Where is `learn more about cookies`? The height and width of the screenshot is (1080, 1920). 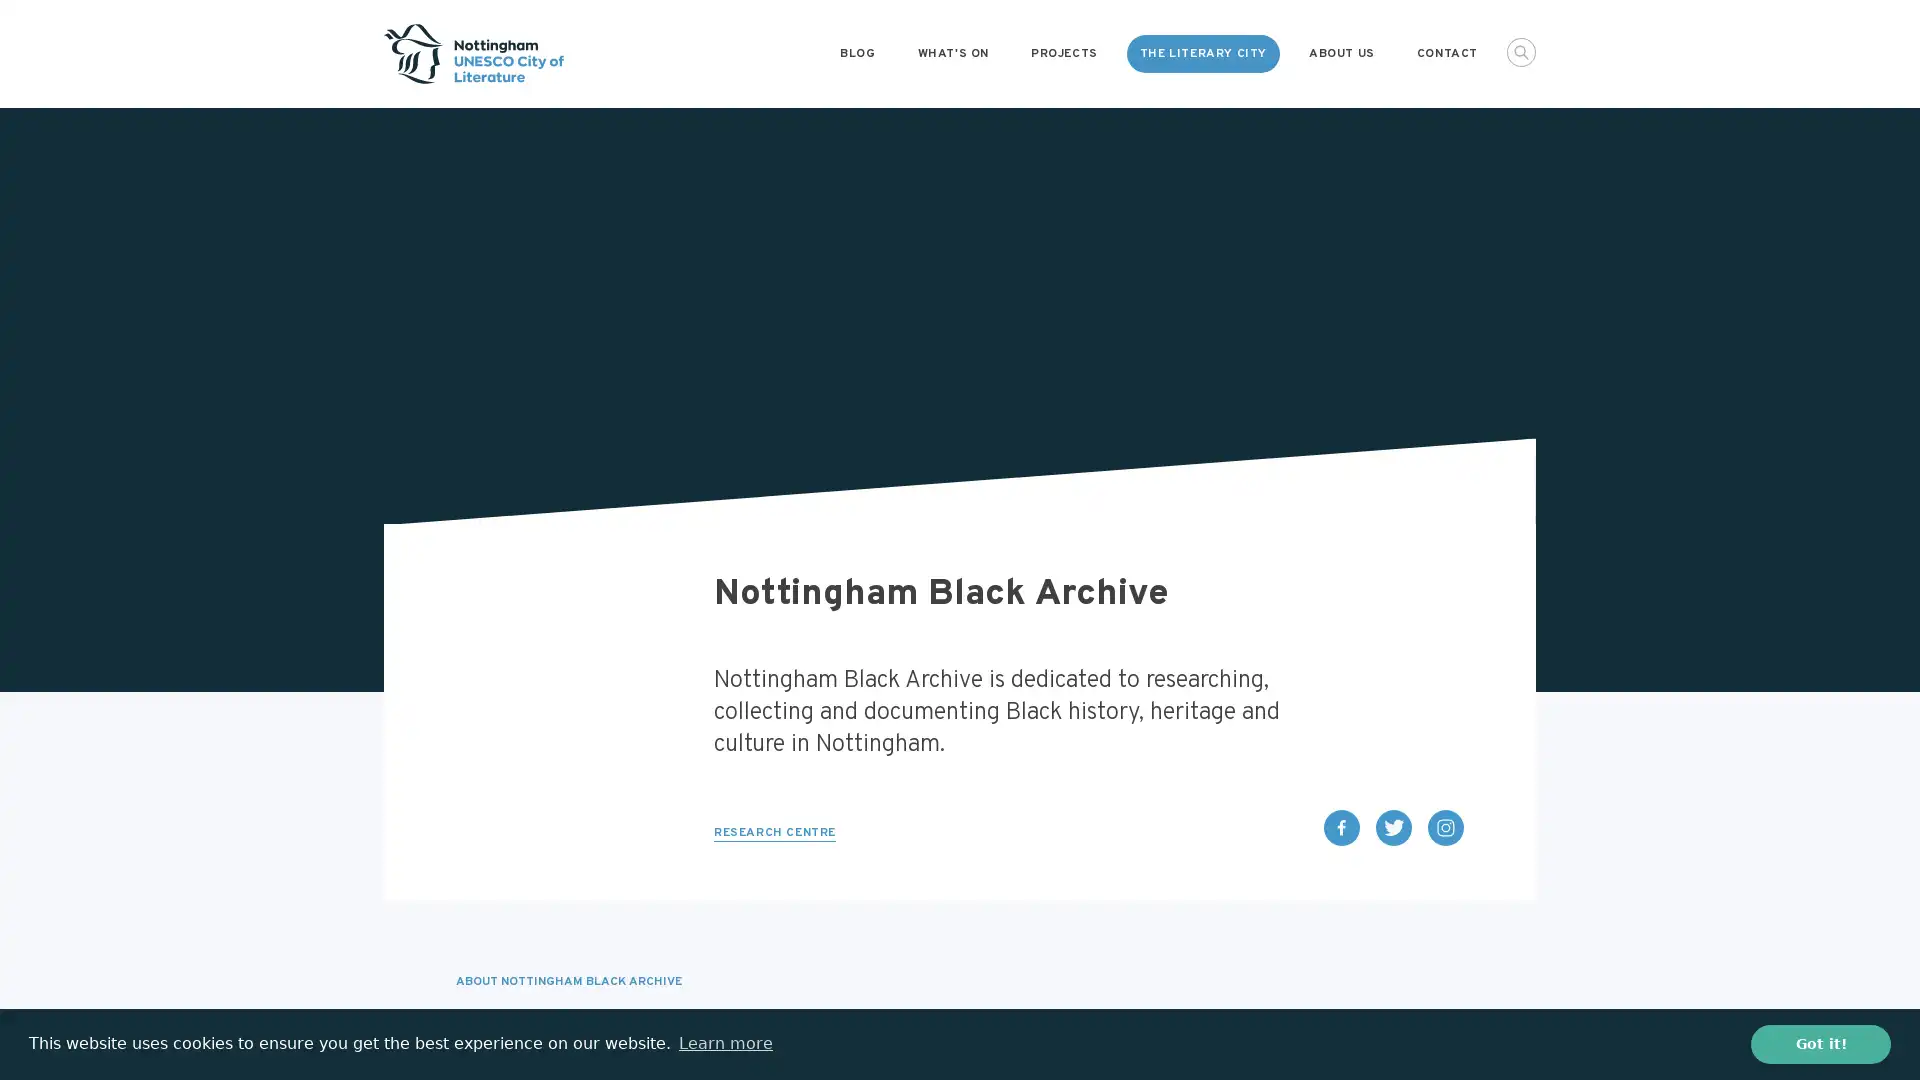 learn more about cookies is located at coordinates (724, 1043).